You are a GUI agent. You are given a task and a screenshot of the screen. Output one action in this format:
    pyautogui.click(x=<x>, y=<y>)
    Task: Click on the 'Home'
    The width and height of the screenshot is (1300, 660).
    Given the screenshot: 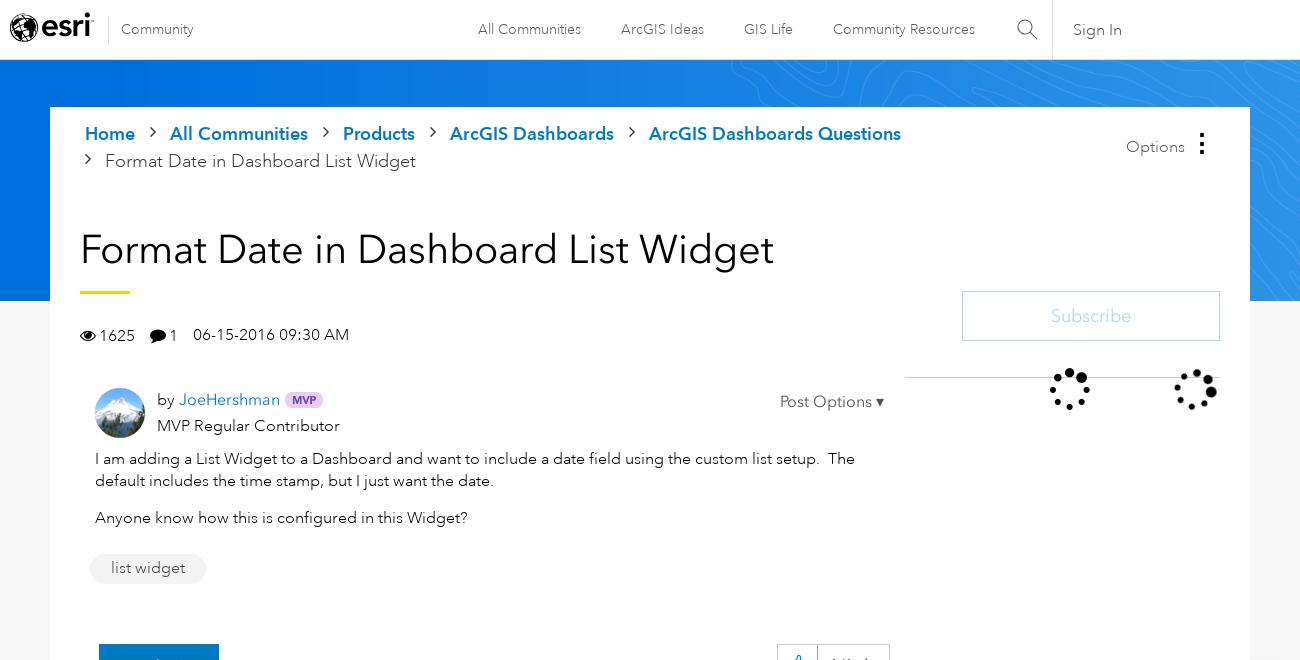 What is the action you would take?
    pyautogui.click(x=108, y=133)
    